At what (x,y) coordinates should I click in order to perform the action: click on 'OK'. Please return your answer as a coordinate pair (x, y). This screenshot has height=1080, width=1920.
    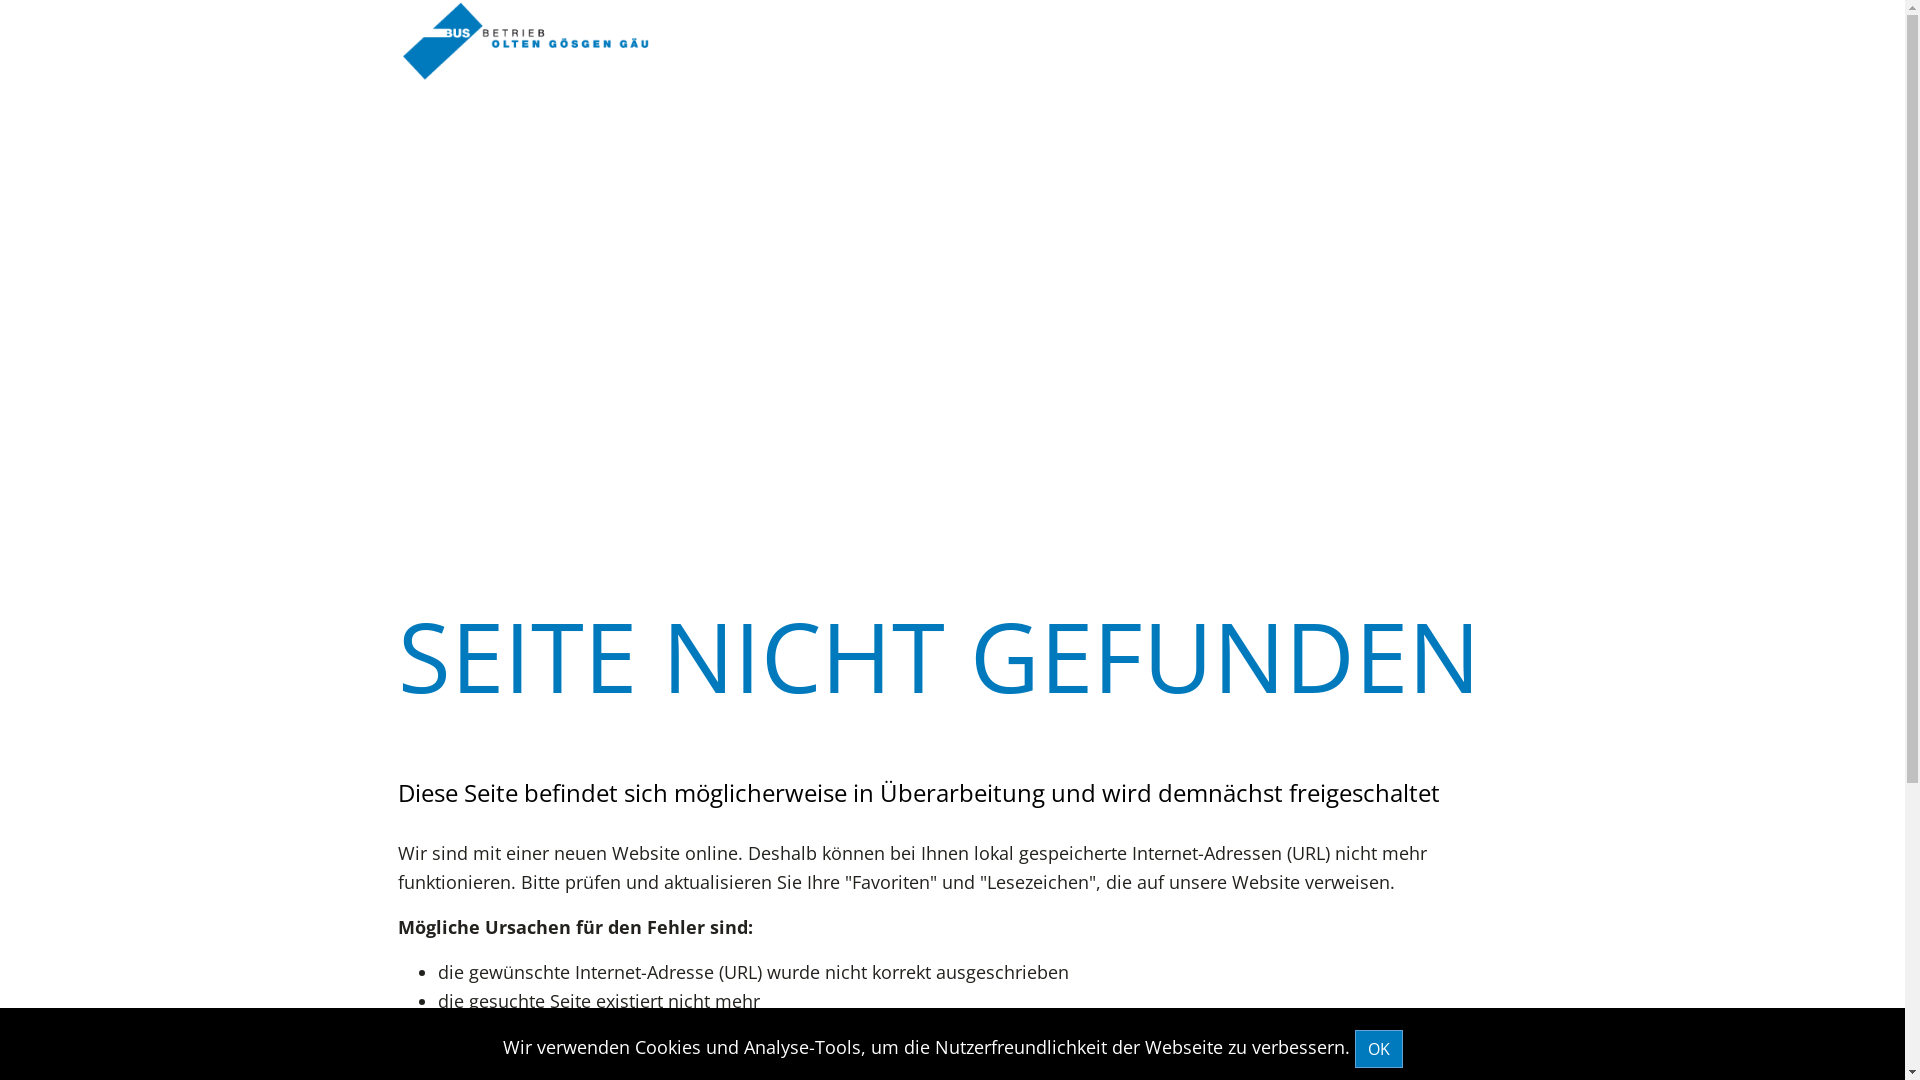
    Looking at the image, I should click on (1353, 1048).